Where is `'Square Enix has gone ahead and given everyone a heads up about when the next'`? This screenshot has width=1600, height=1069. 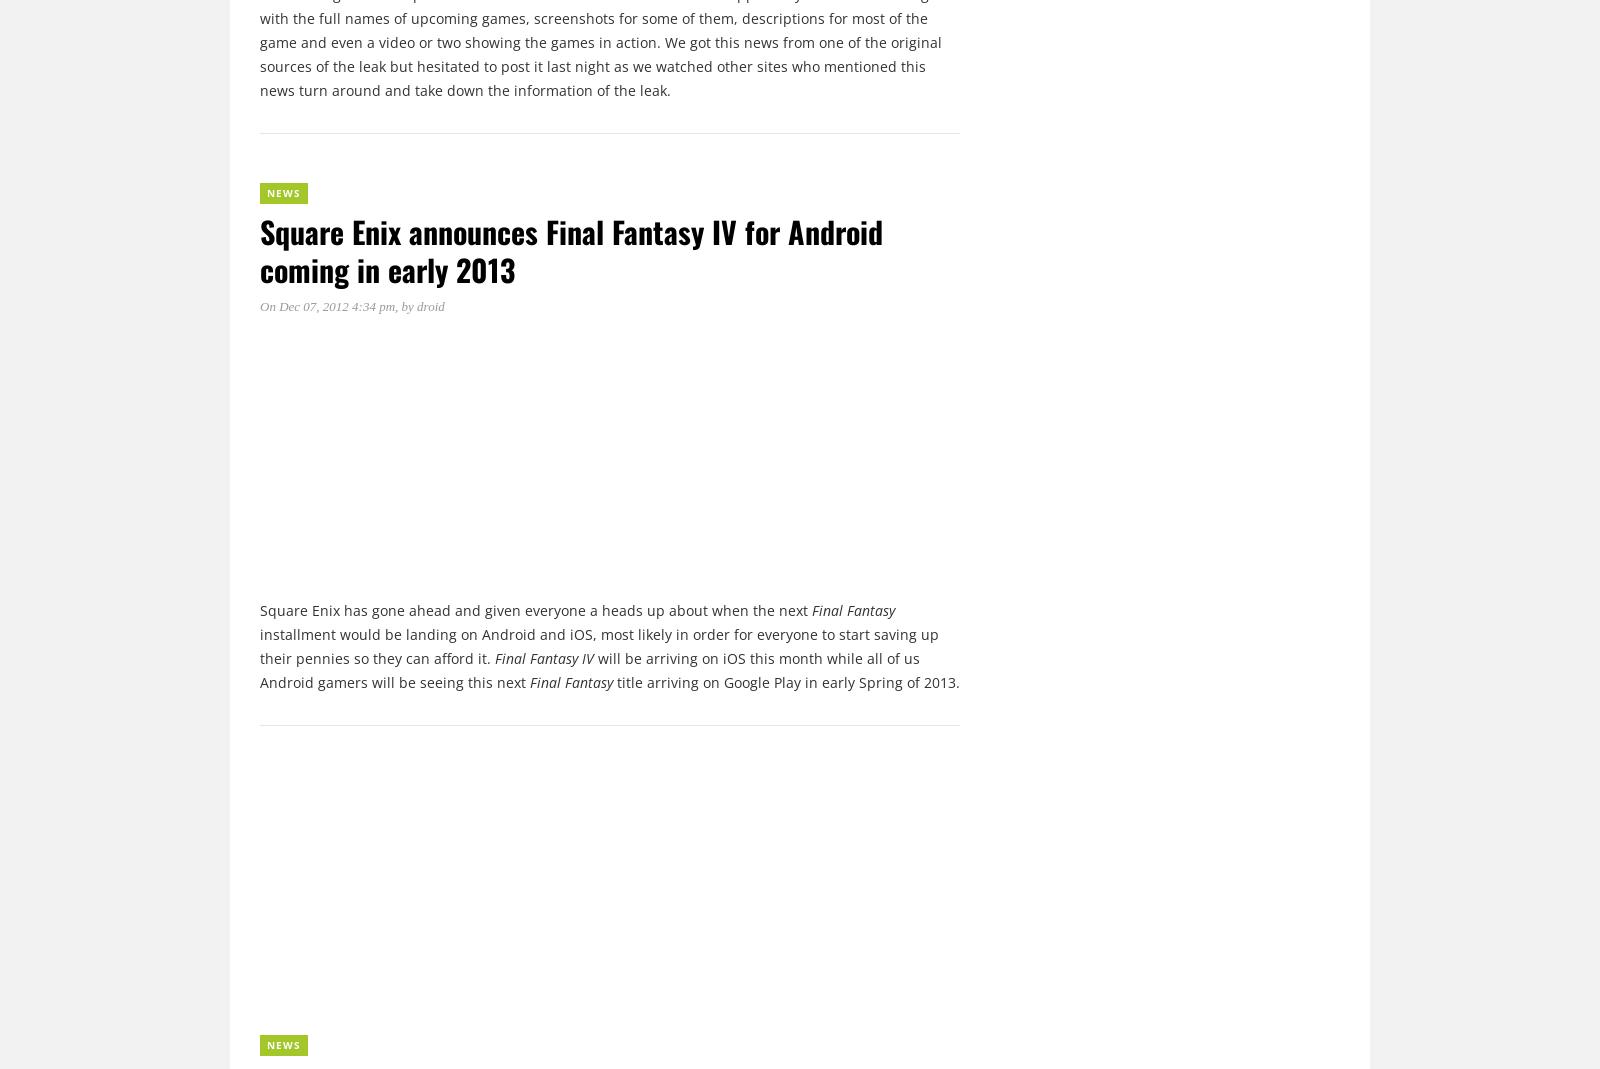 'Square Enix has gone ahead and given everyone a heads up about when the next' is located at coordinates (535, 610).